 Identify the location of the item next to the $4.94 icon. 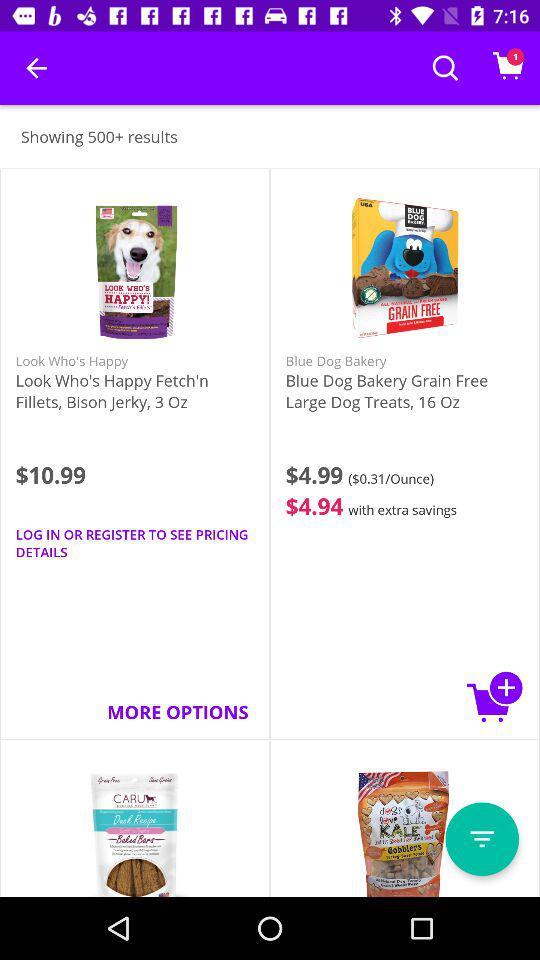
(135, 543).